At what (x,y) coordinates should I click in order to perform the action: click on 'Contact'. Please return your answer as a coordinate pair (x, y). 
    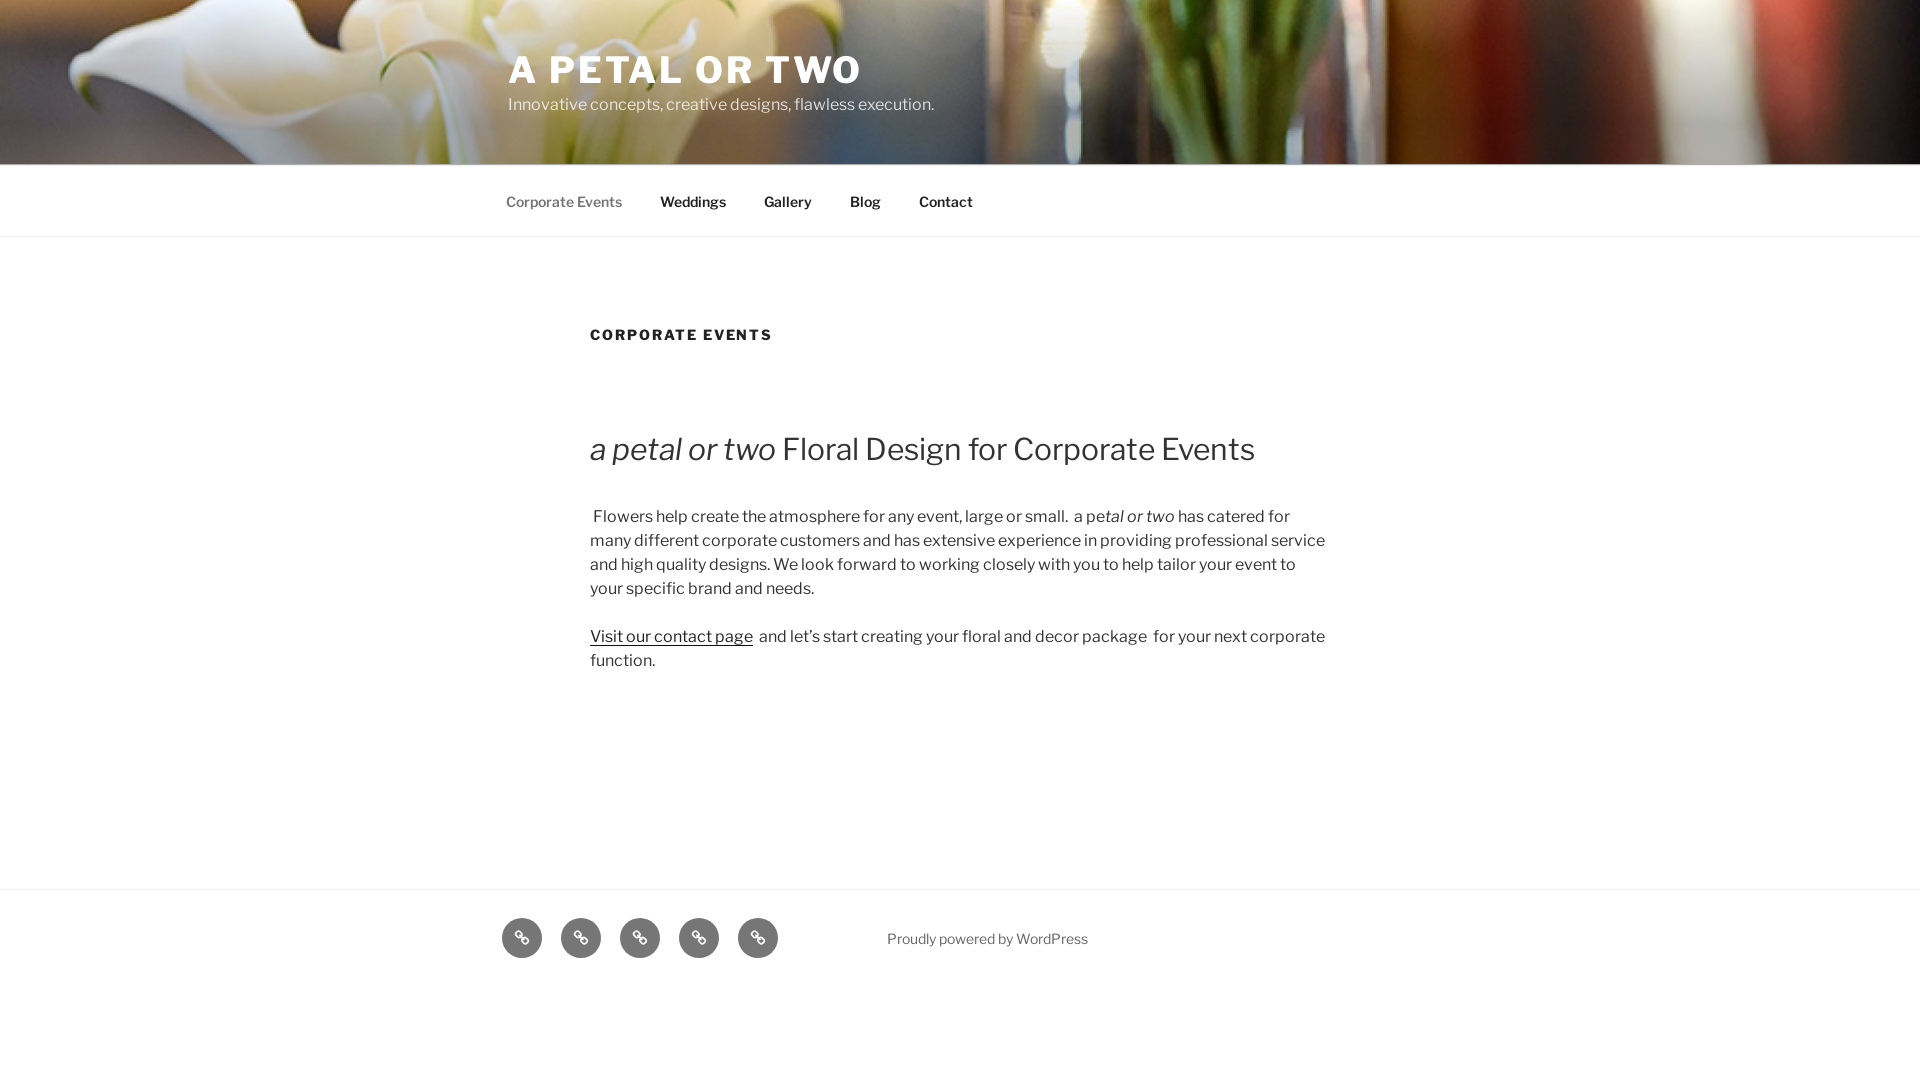
    Looking at the image, I should click on (757, 937).